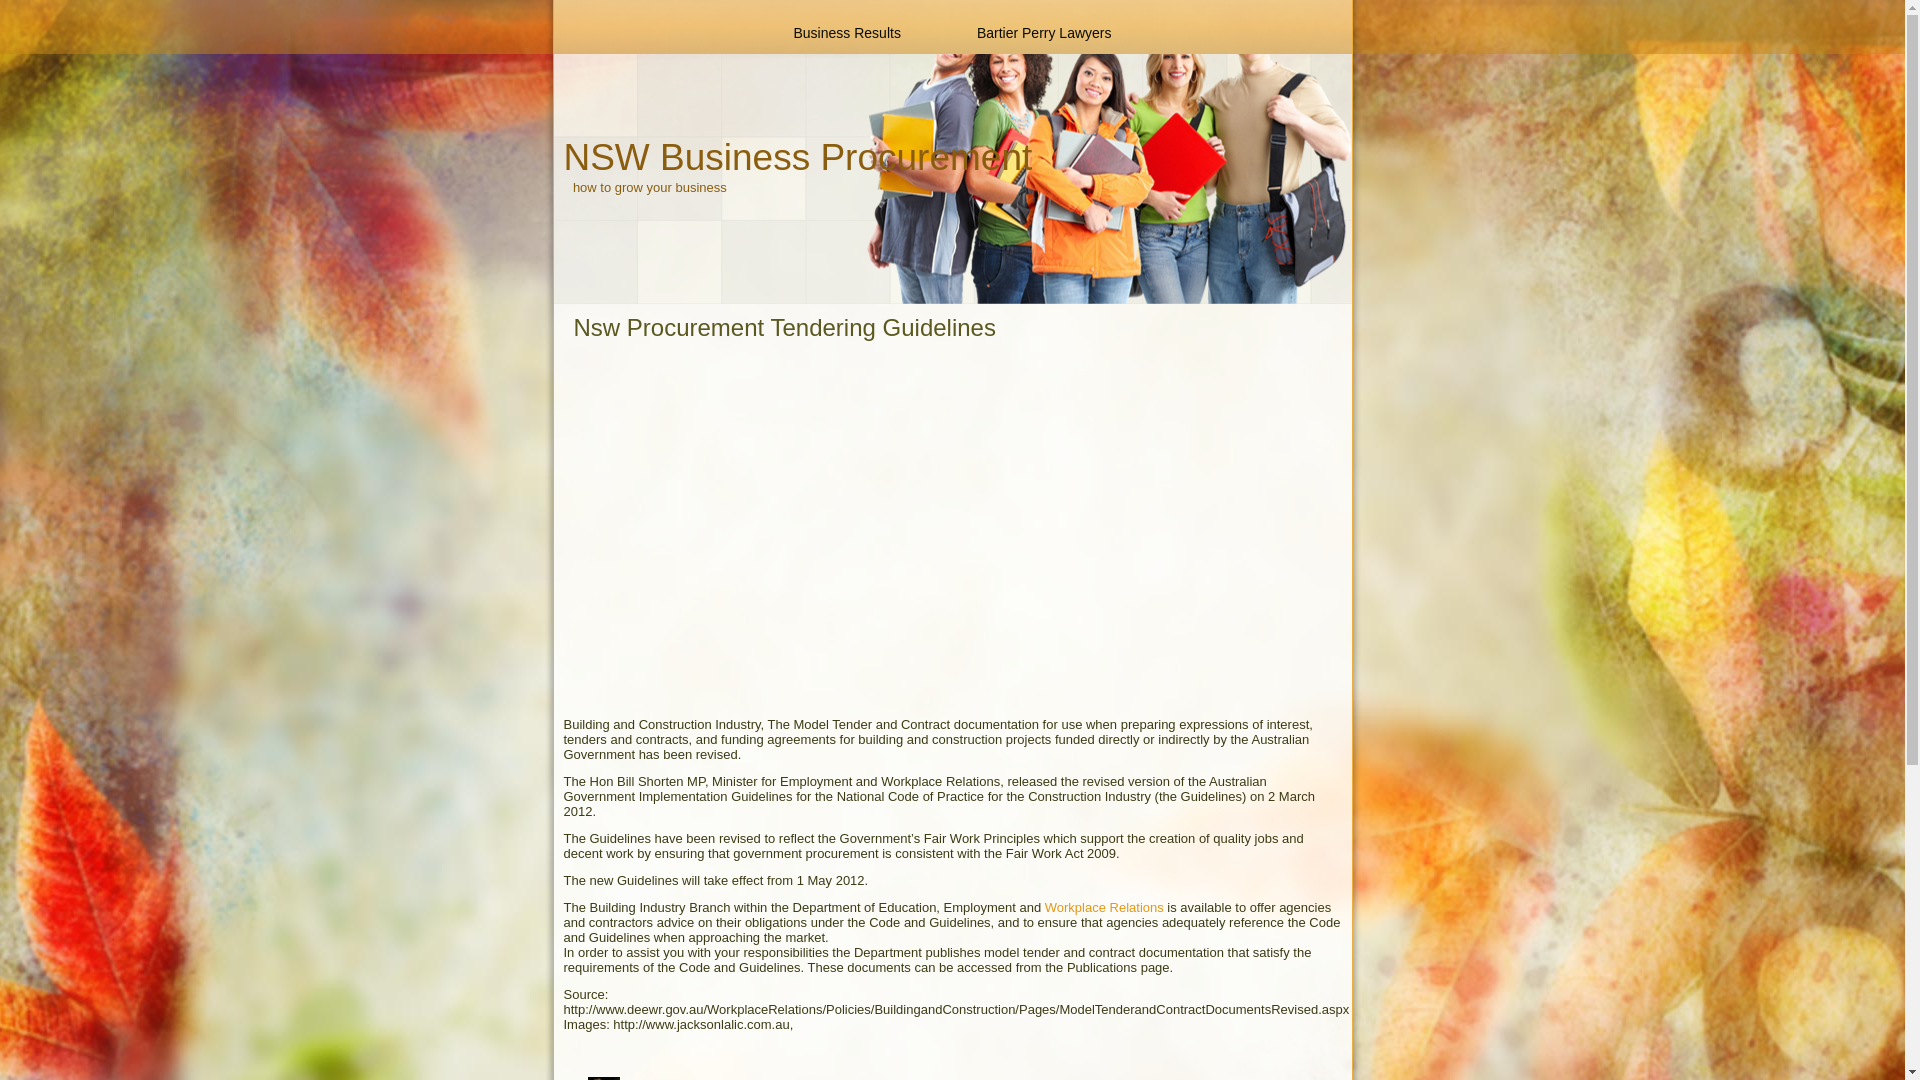  I want to click on 'Workplace Relations', so click(1103, 907).